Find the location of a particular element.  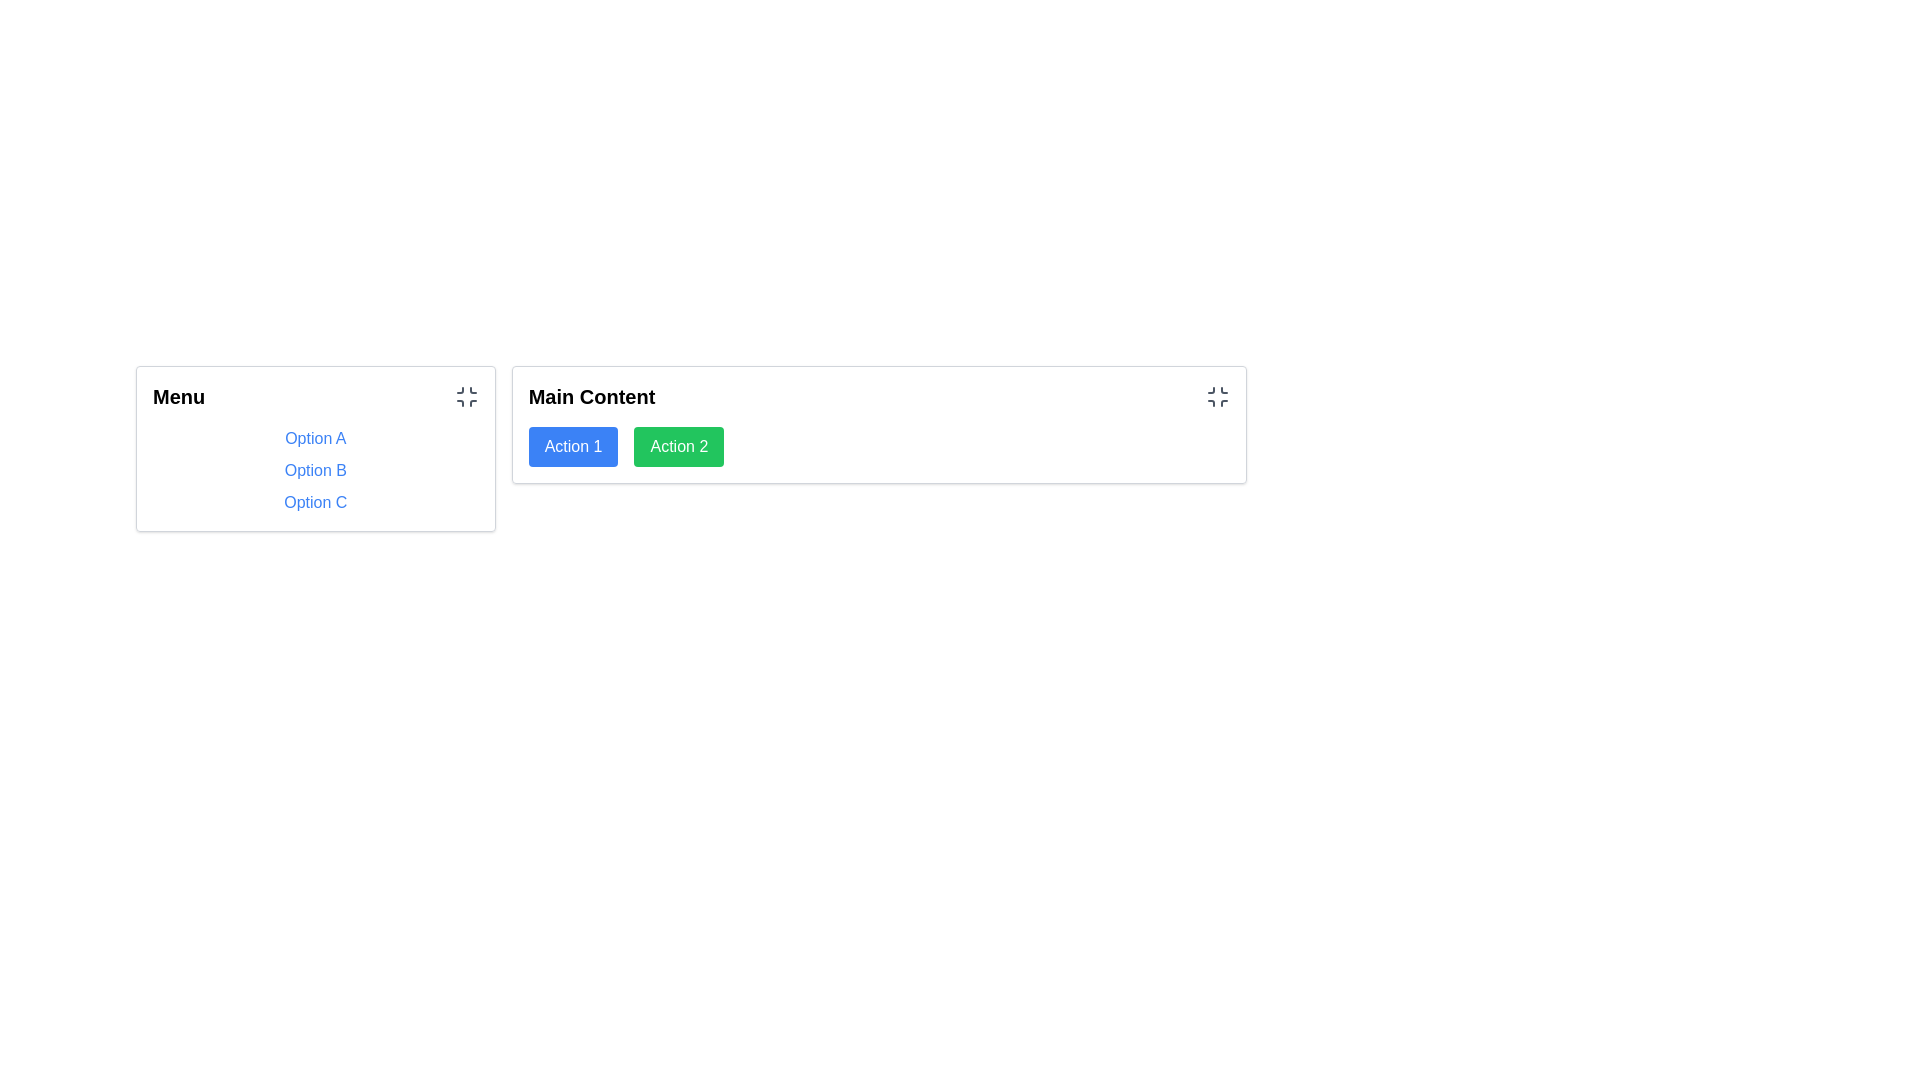

the small, square grey icon button resembling a 'minimize' or 'crosshair' symbol located in the top-right corner of the 'Menu' section is located at coordinates (465, 397).